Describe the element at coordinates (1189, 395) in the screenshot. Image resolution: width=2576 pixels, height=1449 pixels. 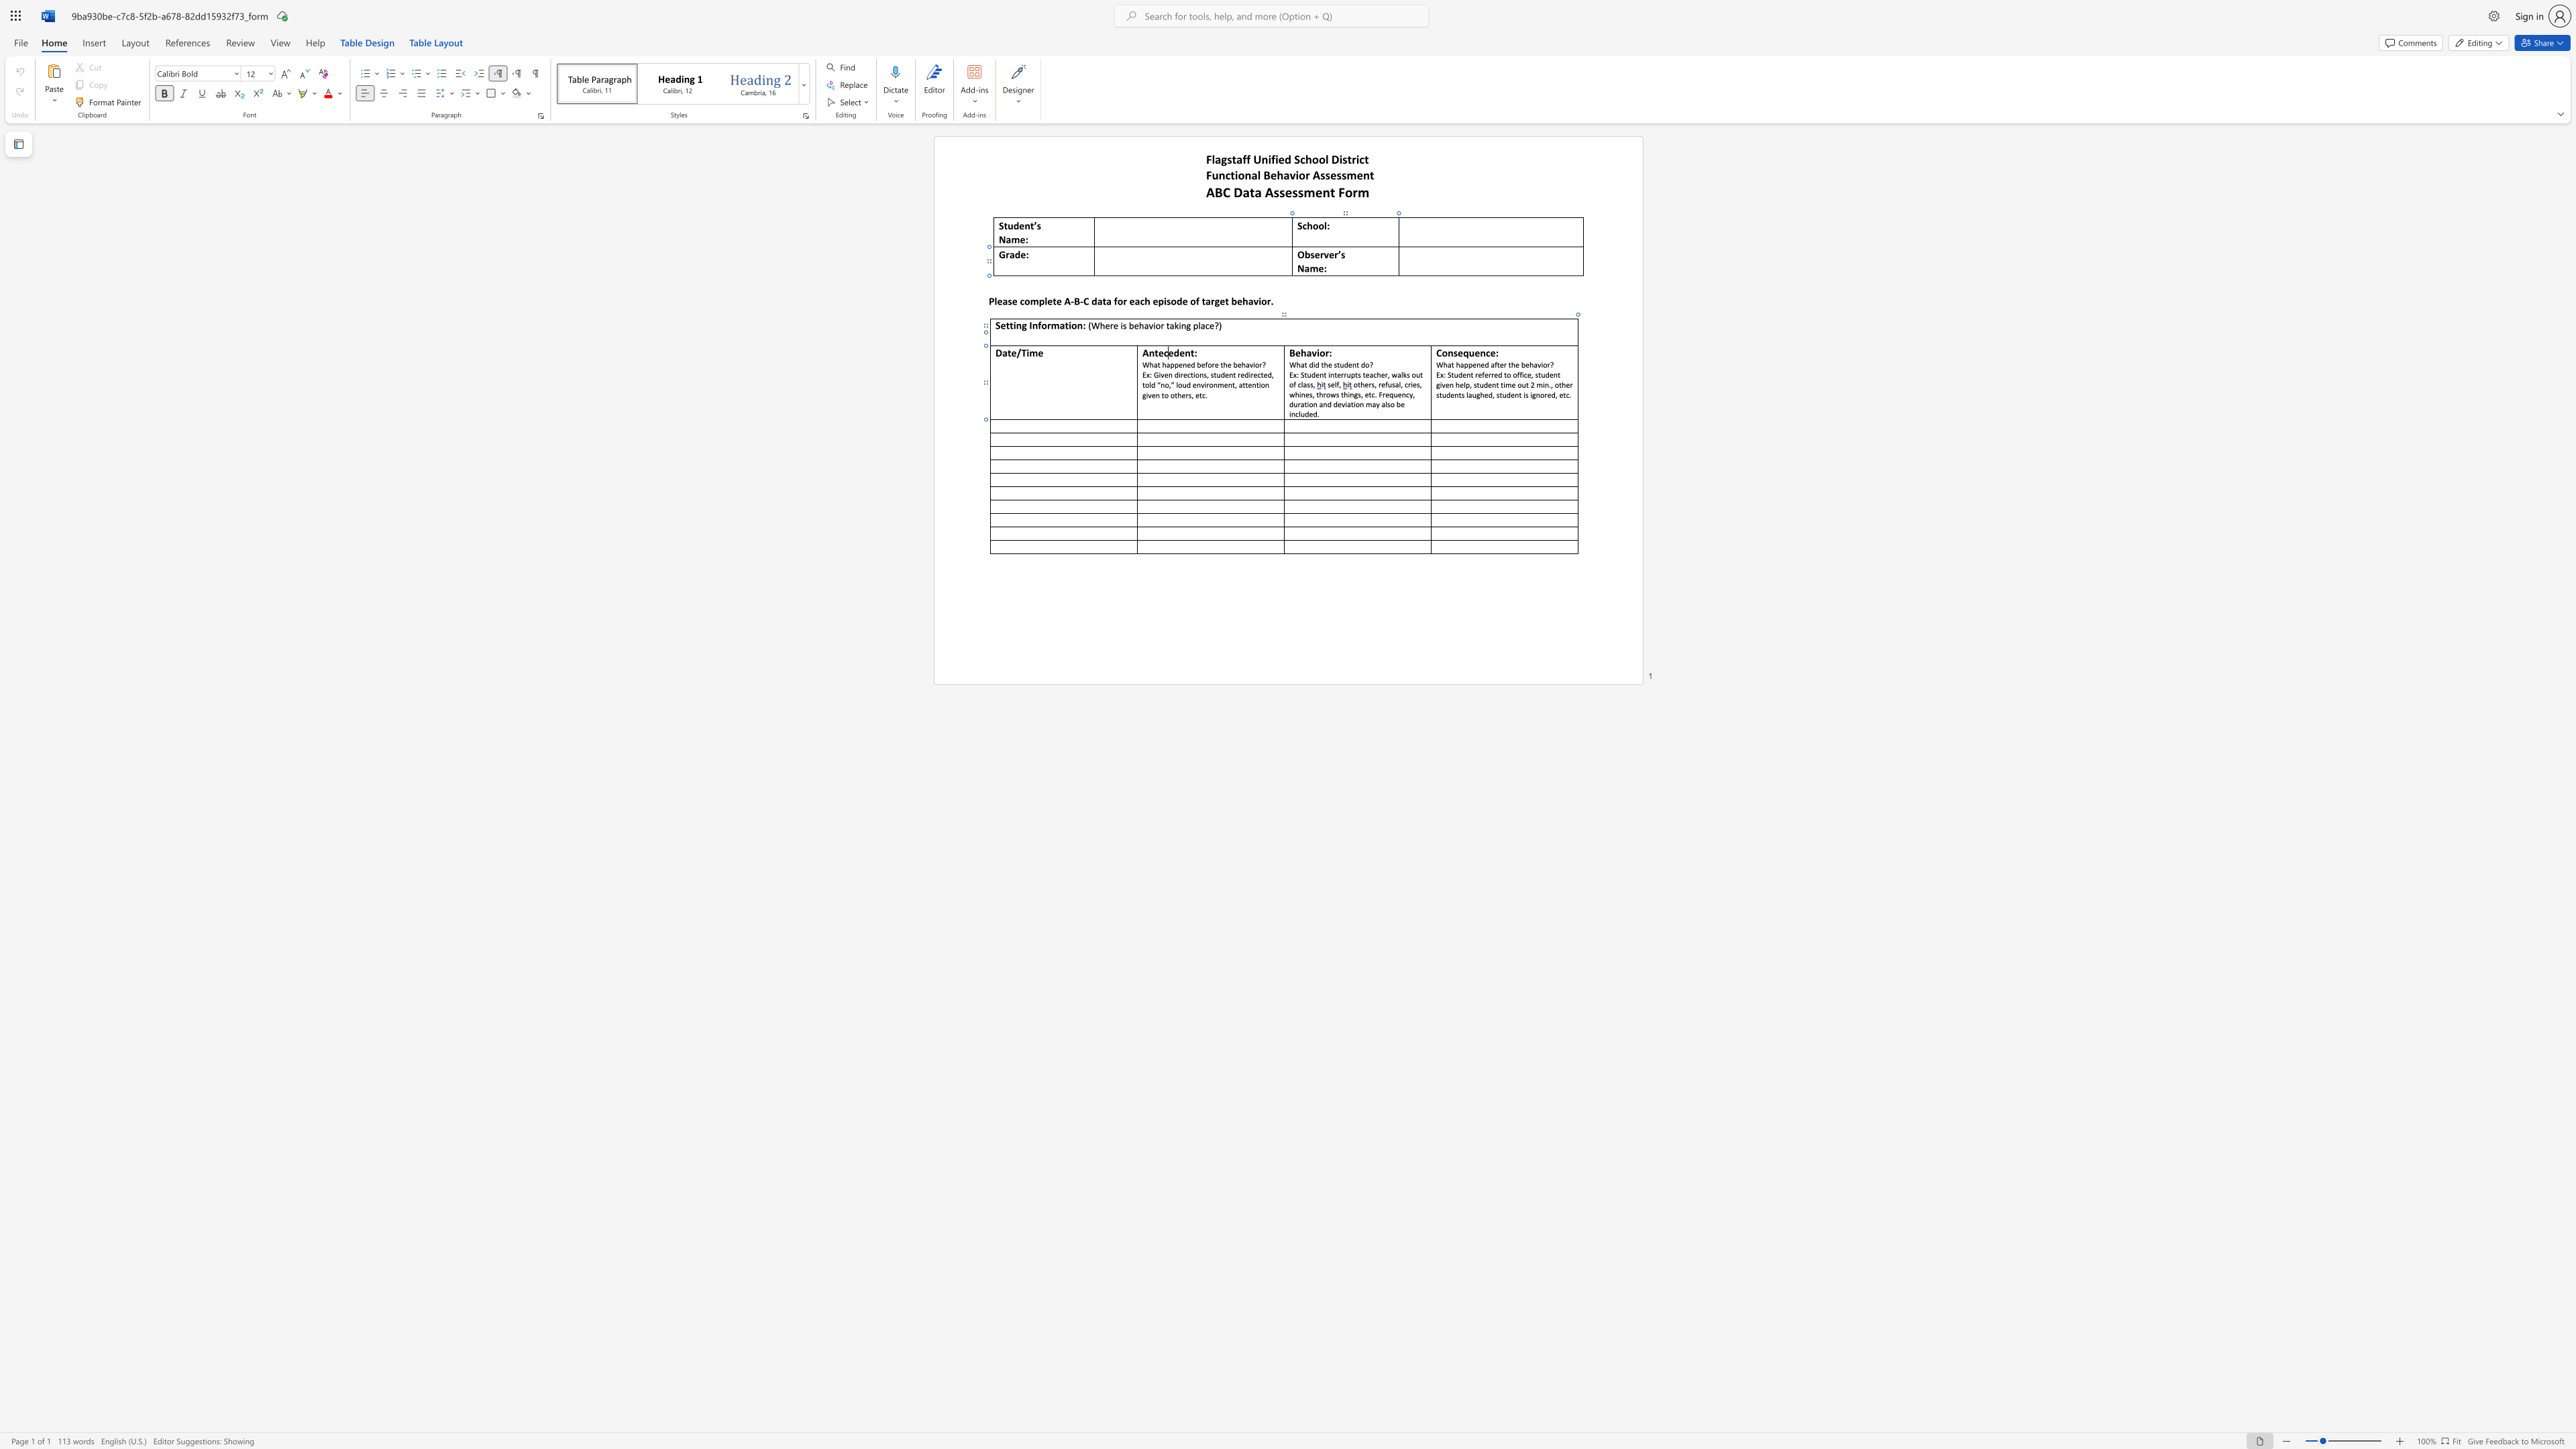
I see `the 1th character "s" in the text` at that location.